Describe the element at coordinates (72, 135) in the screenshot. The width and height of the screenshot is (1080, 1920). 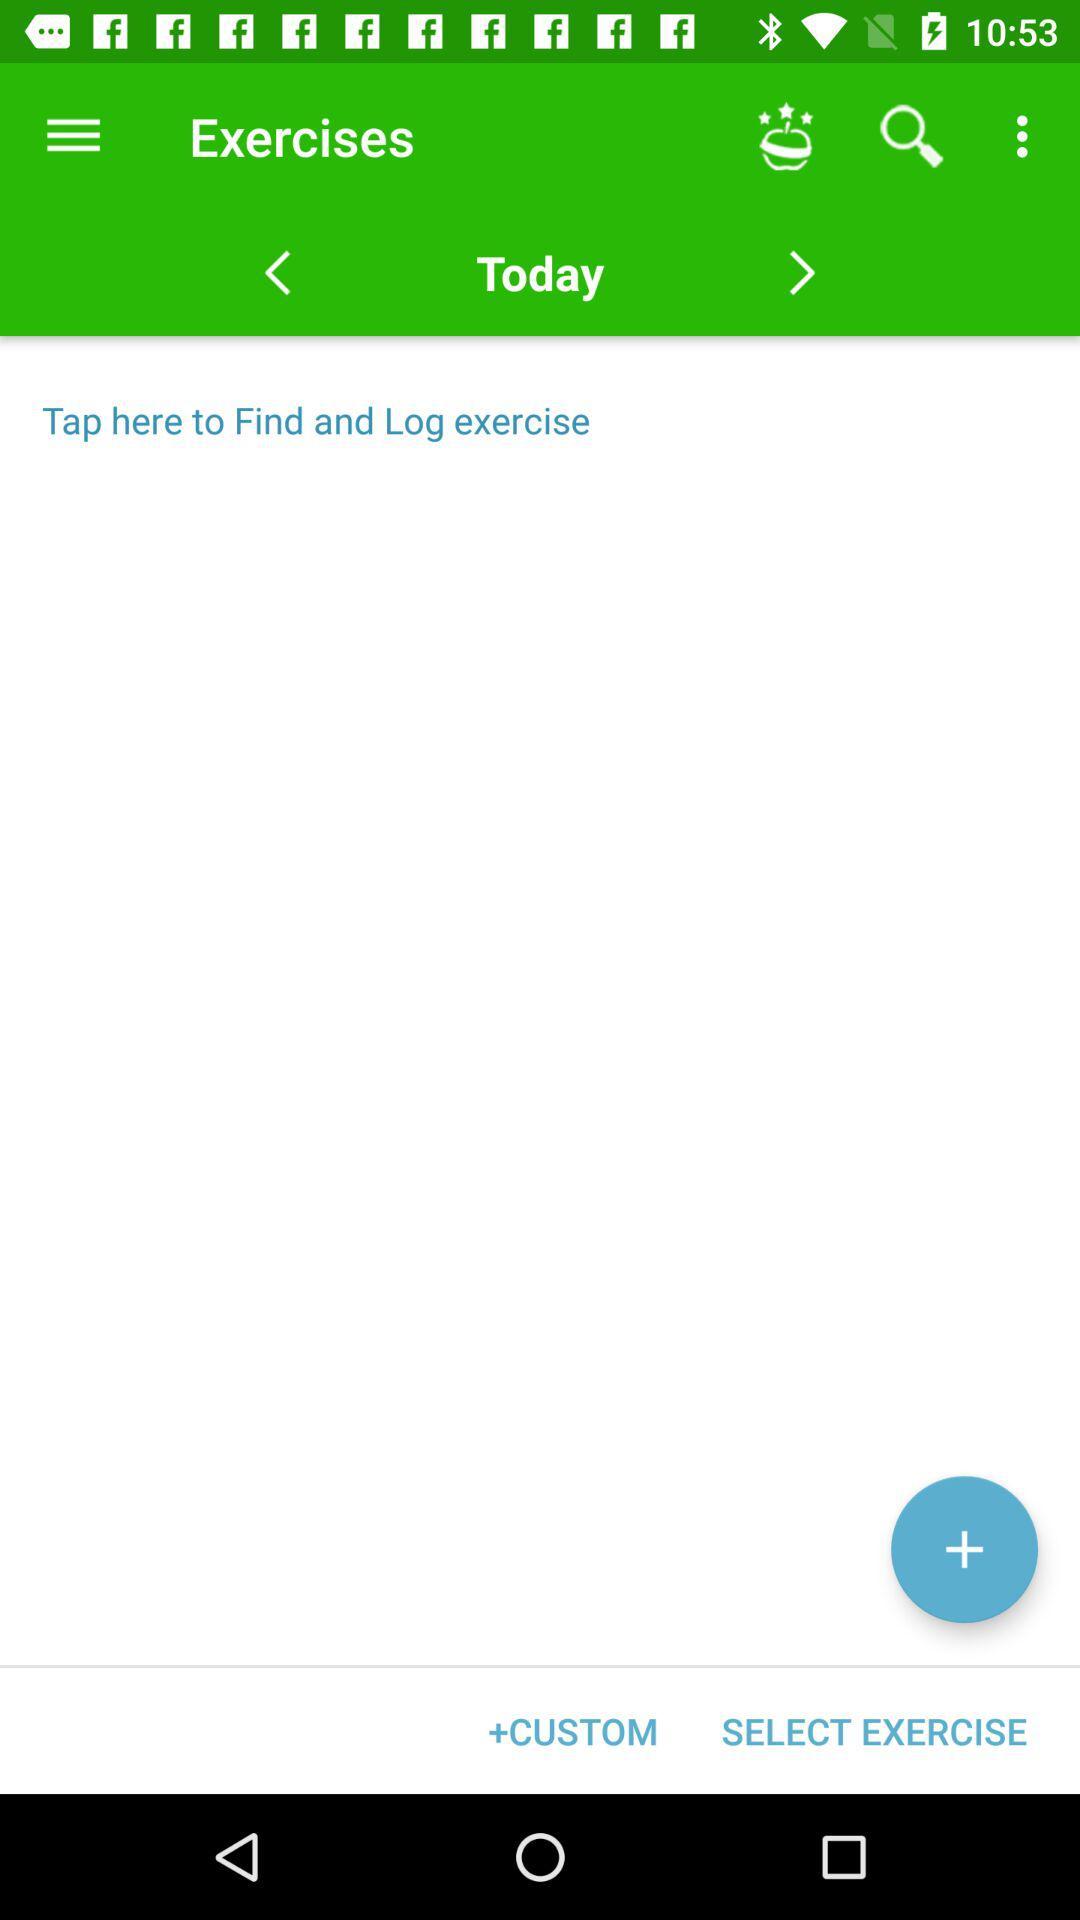
I see `icon to the left of the exercises` at that location.